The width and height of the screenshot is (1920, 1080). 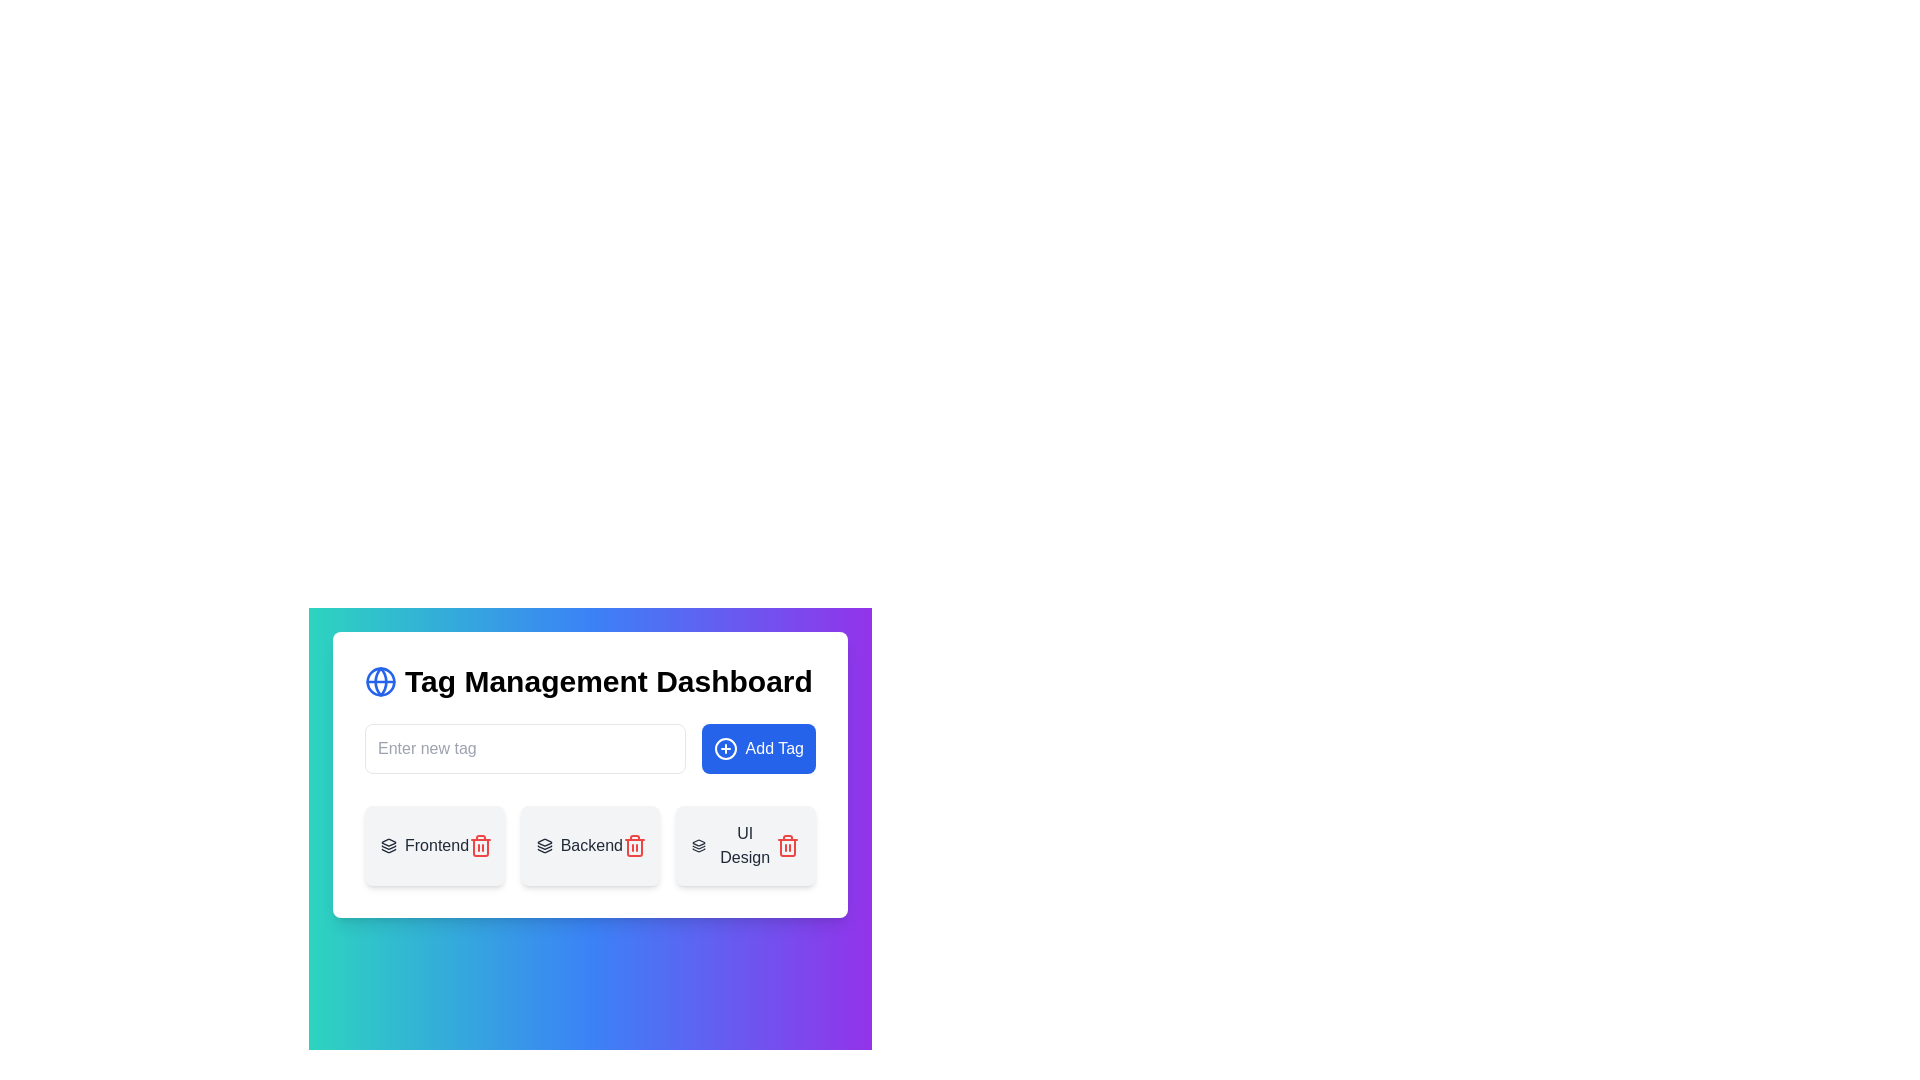 I want to click on the circular icon with a blue background and white plus sign located to the left of the 'Add Tag' button, so click(x=724, y=748).